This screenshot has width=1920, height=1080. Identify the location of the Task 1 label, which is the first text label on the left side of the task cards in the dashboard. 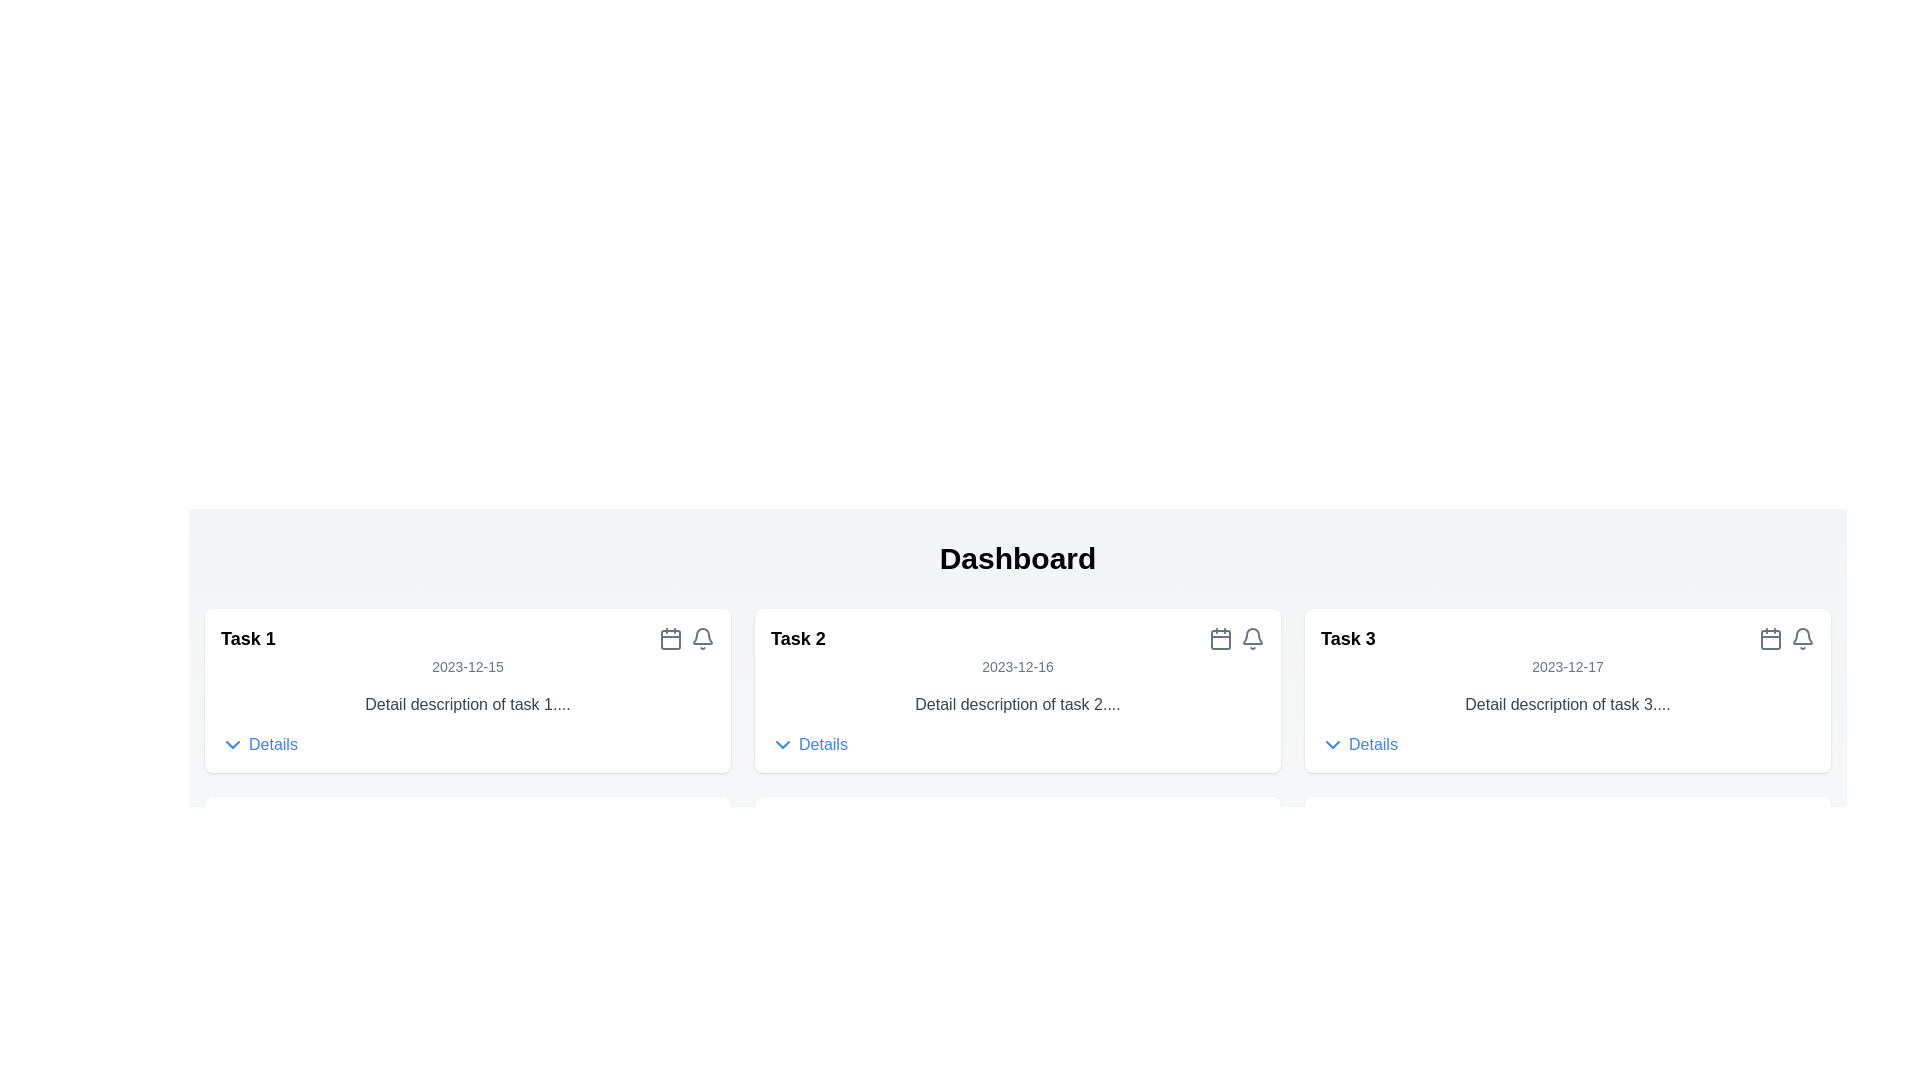
(247, 639).